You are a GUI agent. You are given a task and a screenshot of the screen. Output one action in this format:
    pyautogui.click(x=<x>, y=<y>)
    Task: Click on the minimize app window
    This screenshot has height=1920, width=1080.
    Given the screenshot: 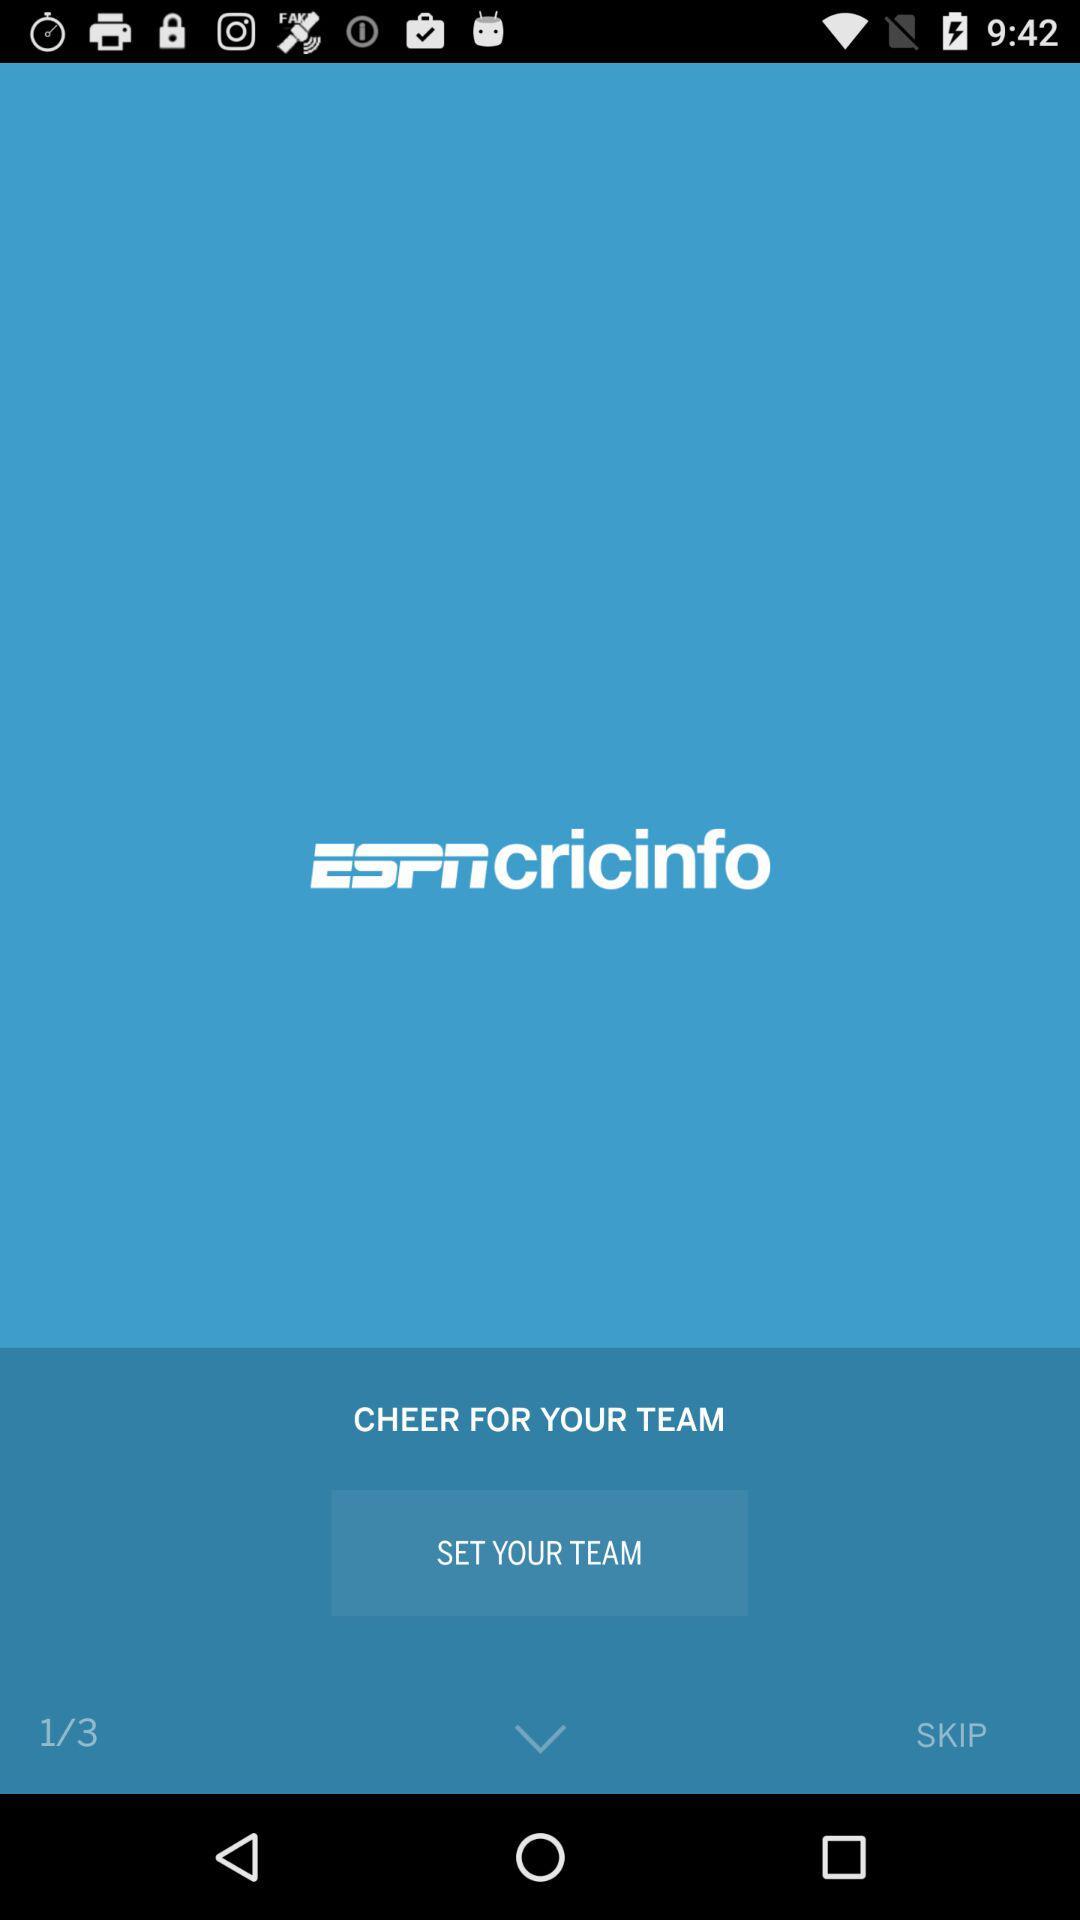 What is the action you would take?
    pyautogui.click(x=540, y=1738)
    